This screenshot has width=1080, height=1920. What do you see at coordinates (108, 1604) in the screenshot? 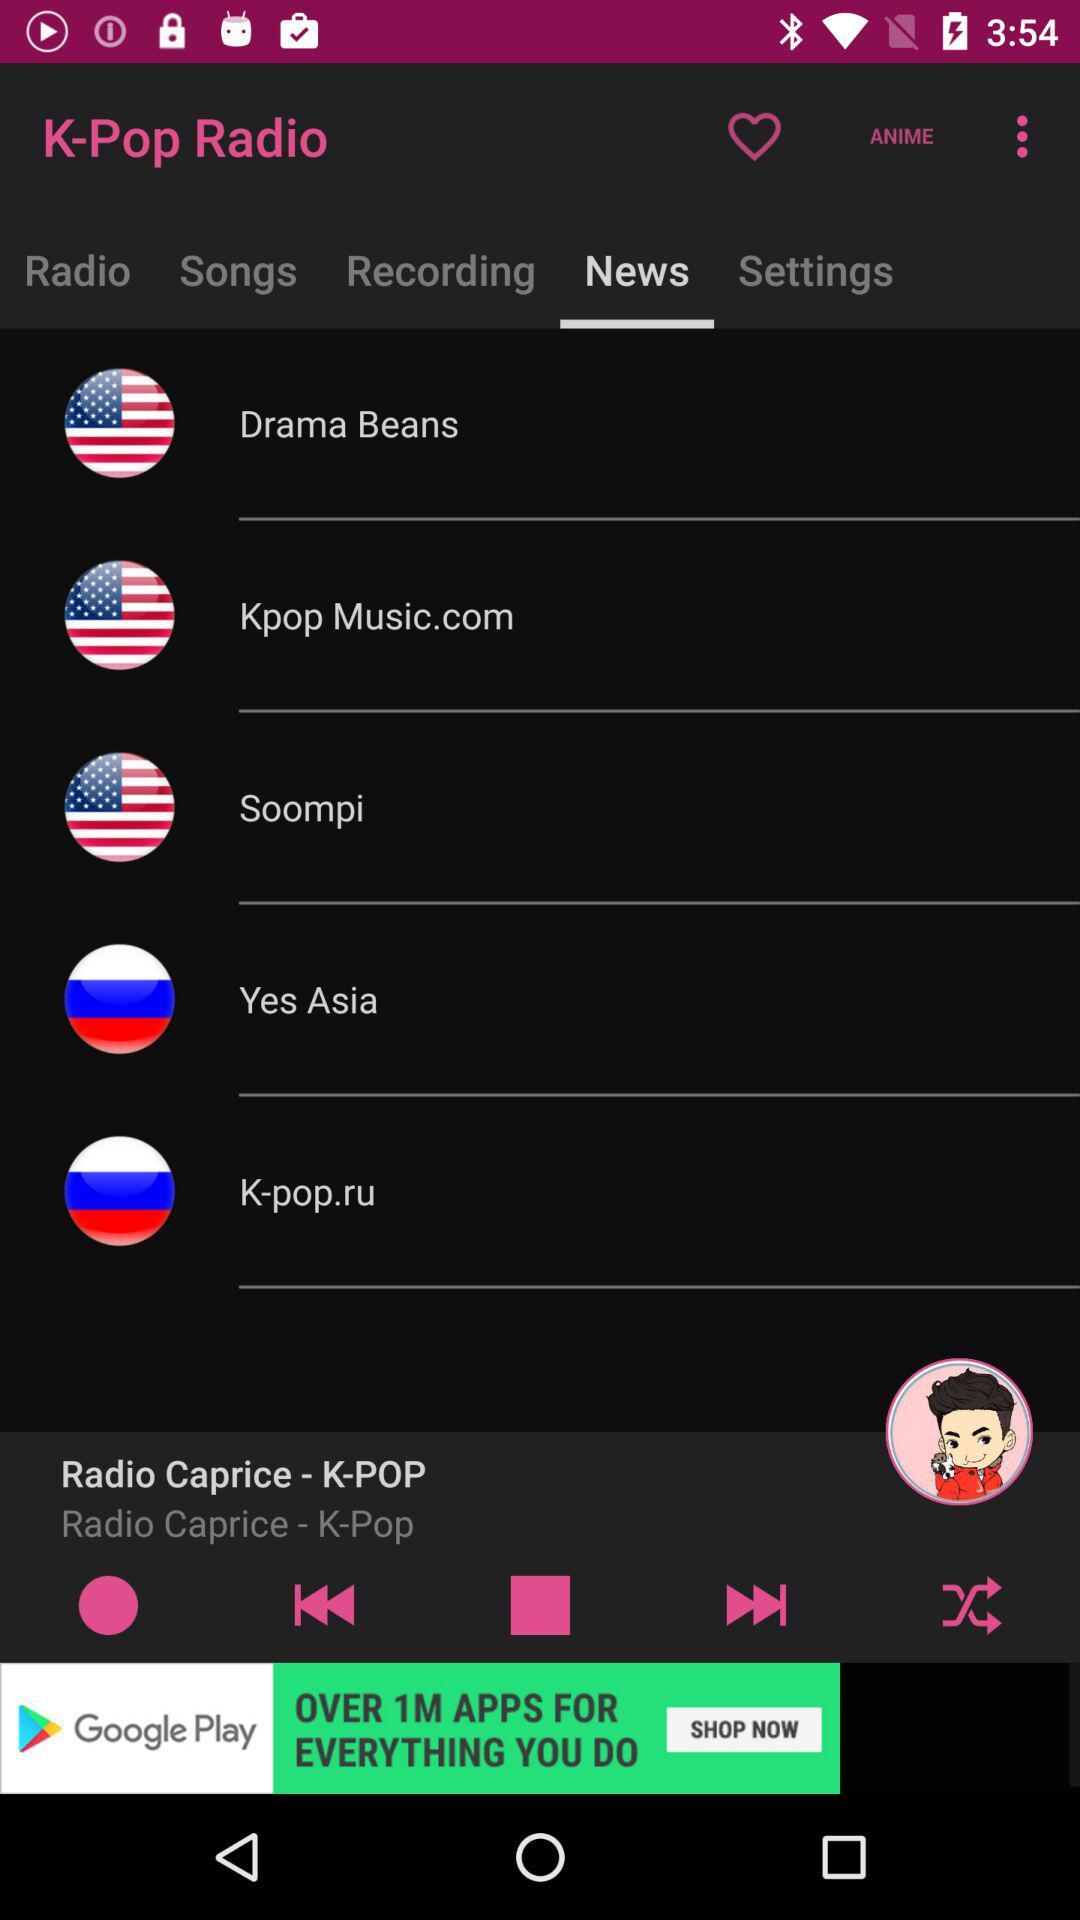
I see `to record` at bounding box center [108, 1604].